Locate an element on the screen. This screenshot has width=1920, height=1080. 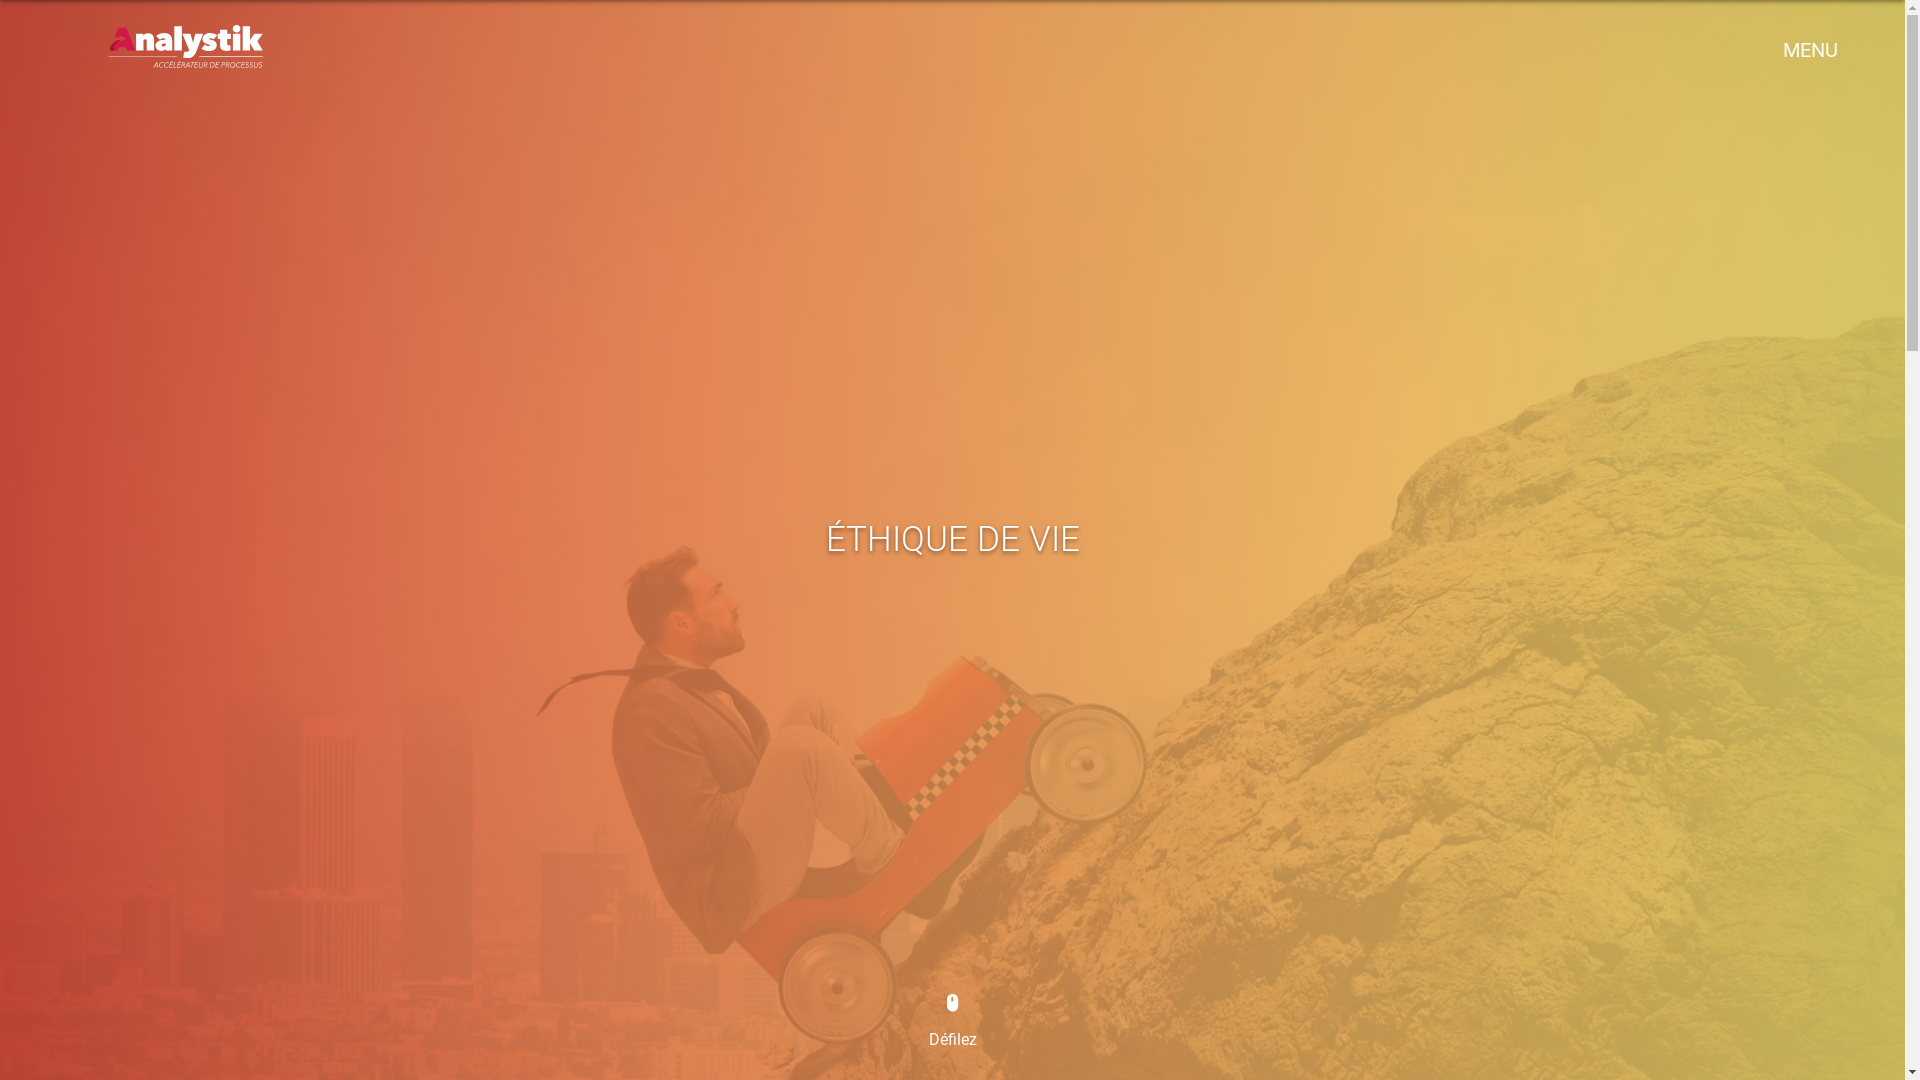
'x' is located at coordinates (1843, 29).